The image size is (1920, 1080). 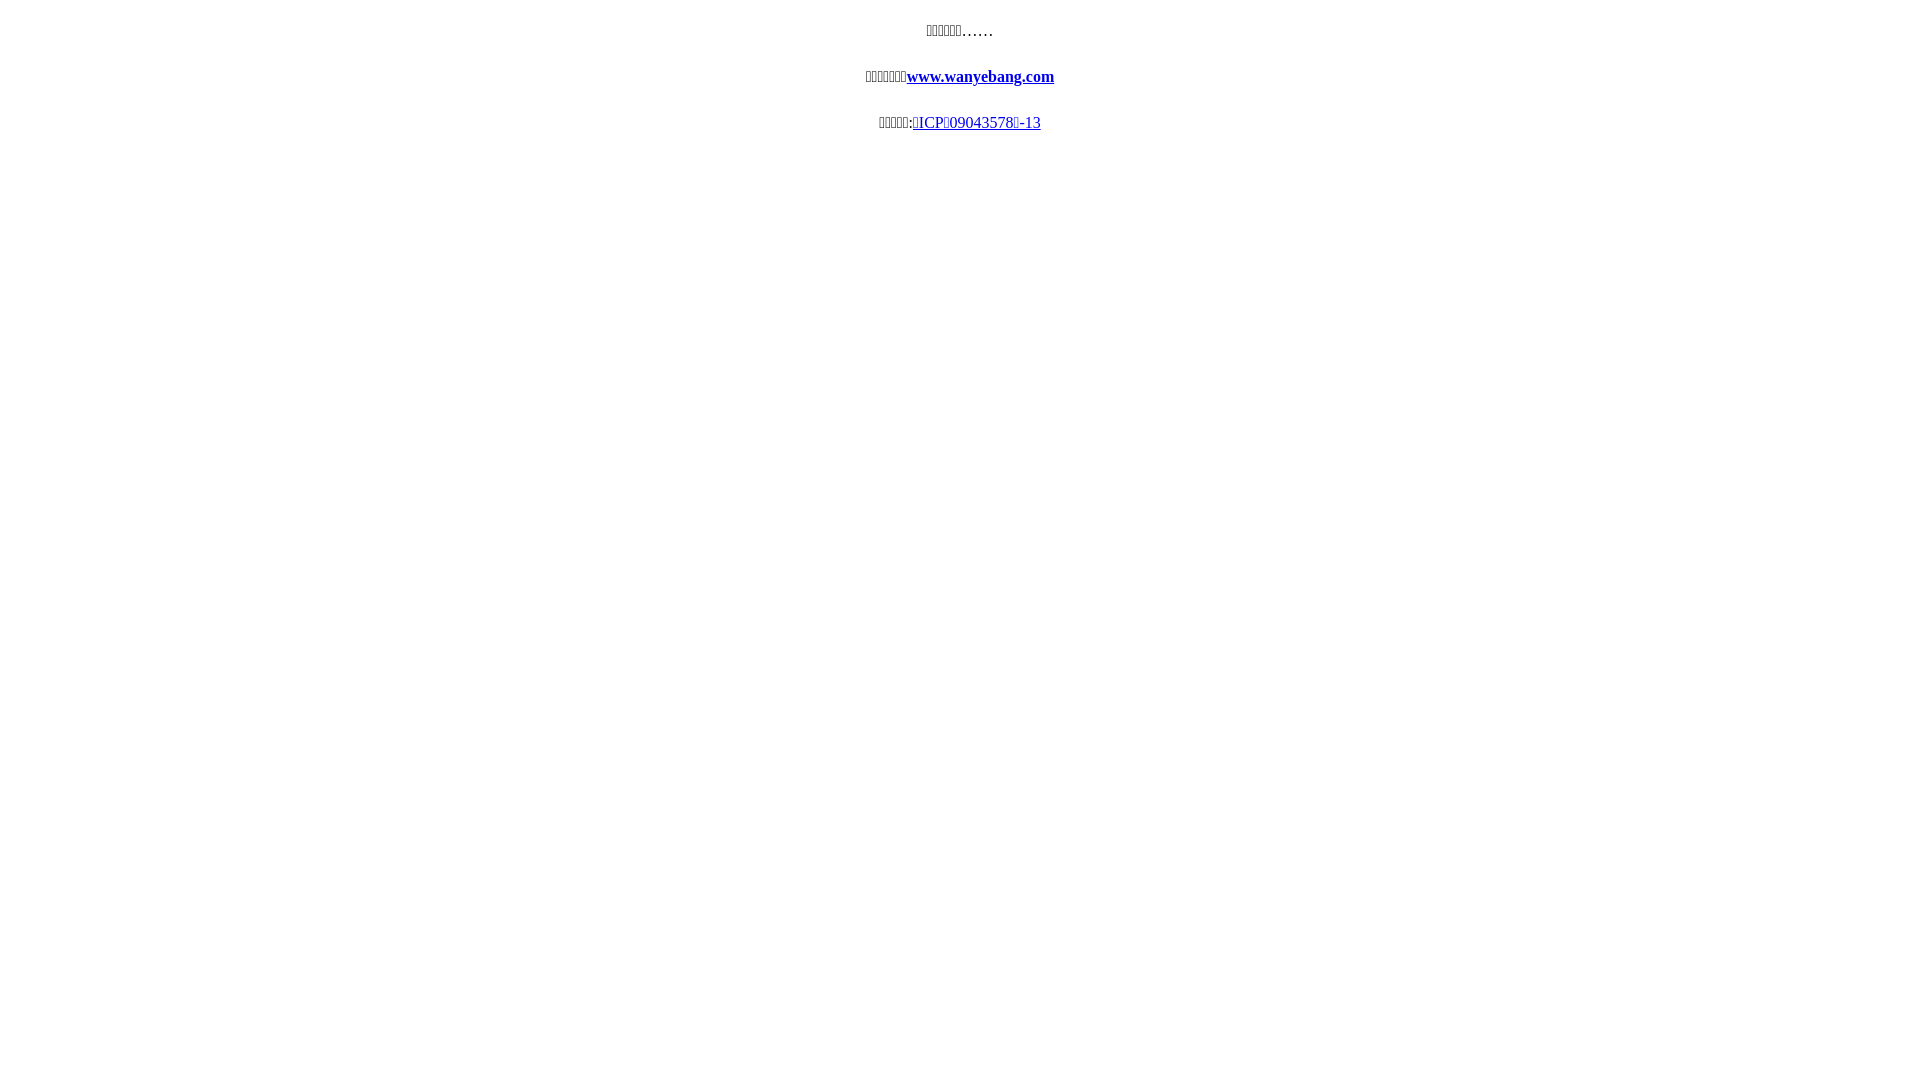 I want to click on 'www.wanyebang.com', so click(x=980, y=75).